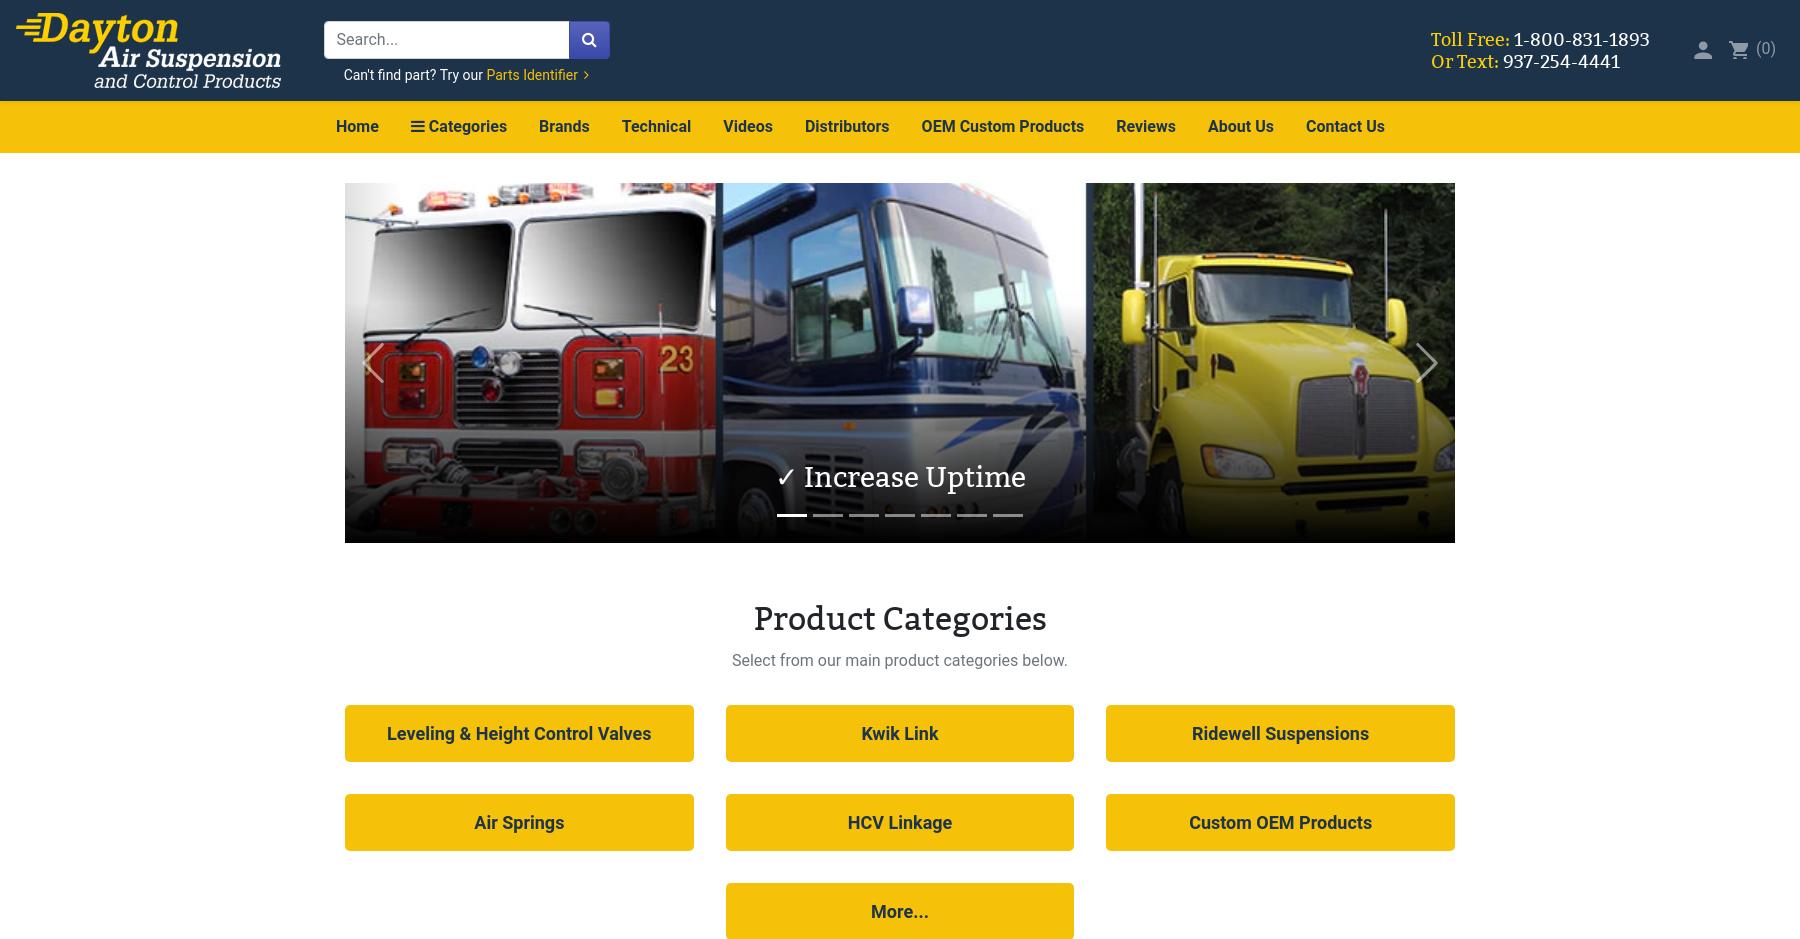  I want to click on '✓ Increase Uptime', so click(899, 474).